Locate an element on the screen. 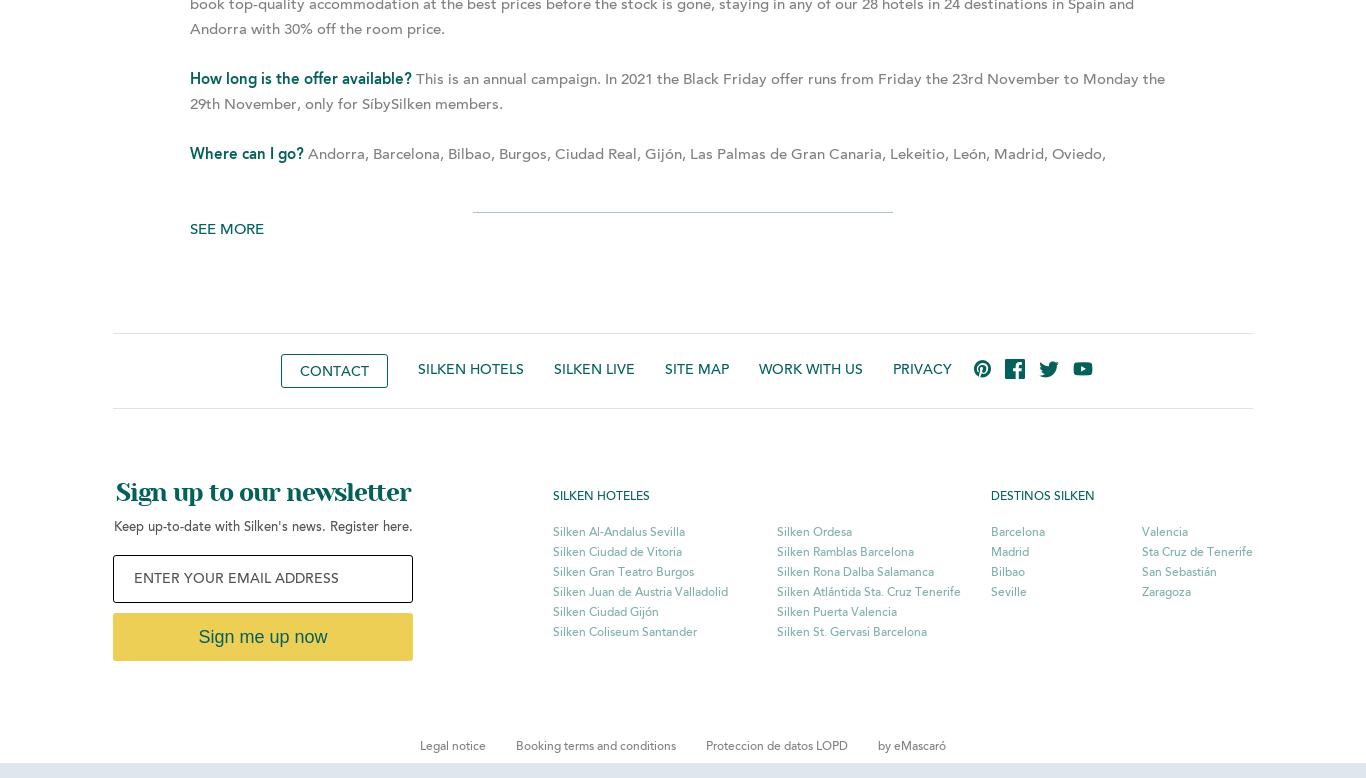 Image resolution: width=1366 pixels, height=778 pixels. '30% discount' is located at coordinates (935, 254).